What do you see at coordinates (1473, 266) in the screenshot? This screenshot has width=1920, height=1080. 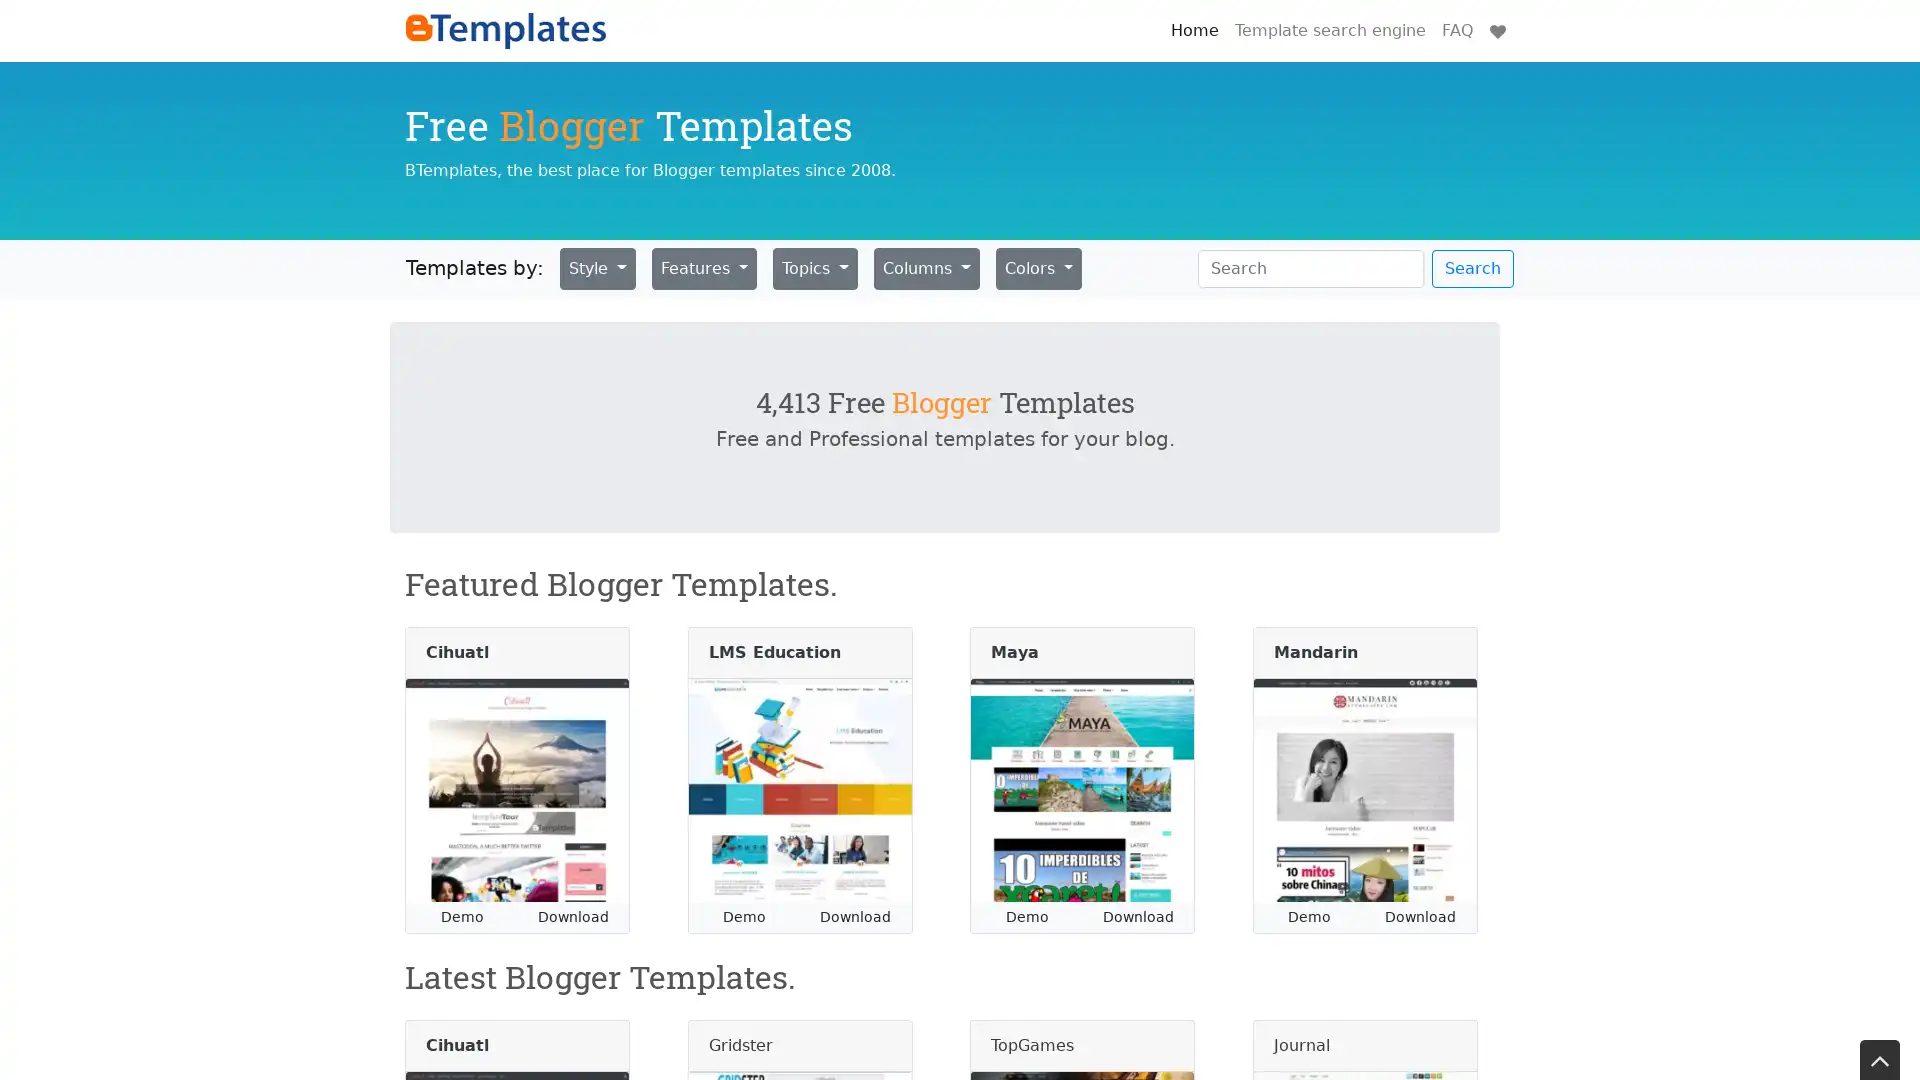 I see `Search` at bounding box center [1473, 266].